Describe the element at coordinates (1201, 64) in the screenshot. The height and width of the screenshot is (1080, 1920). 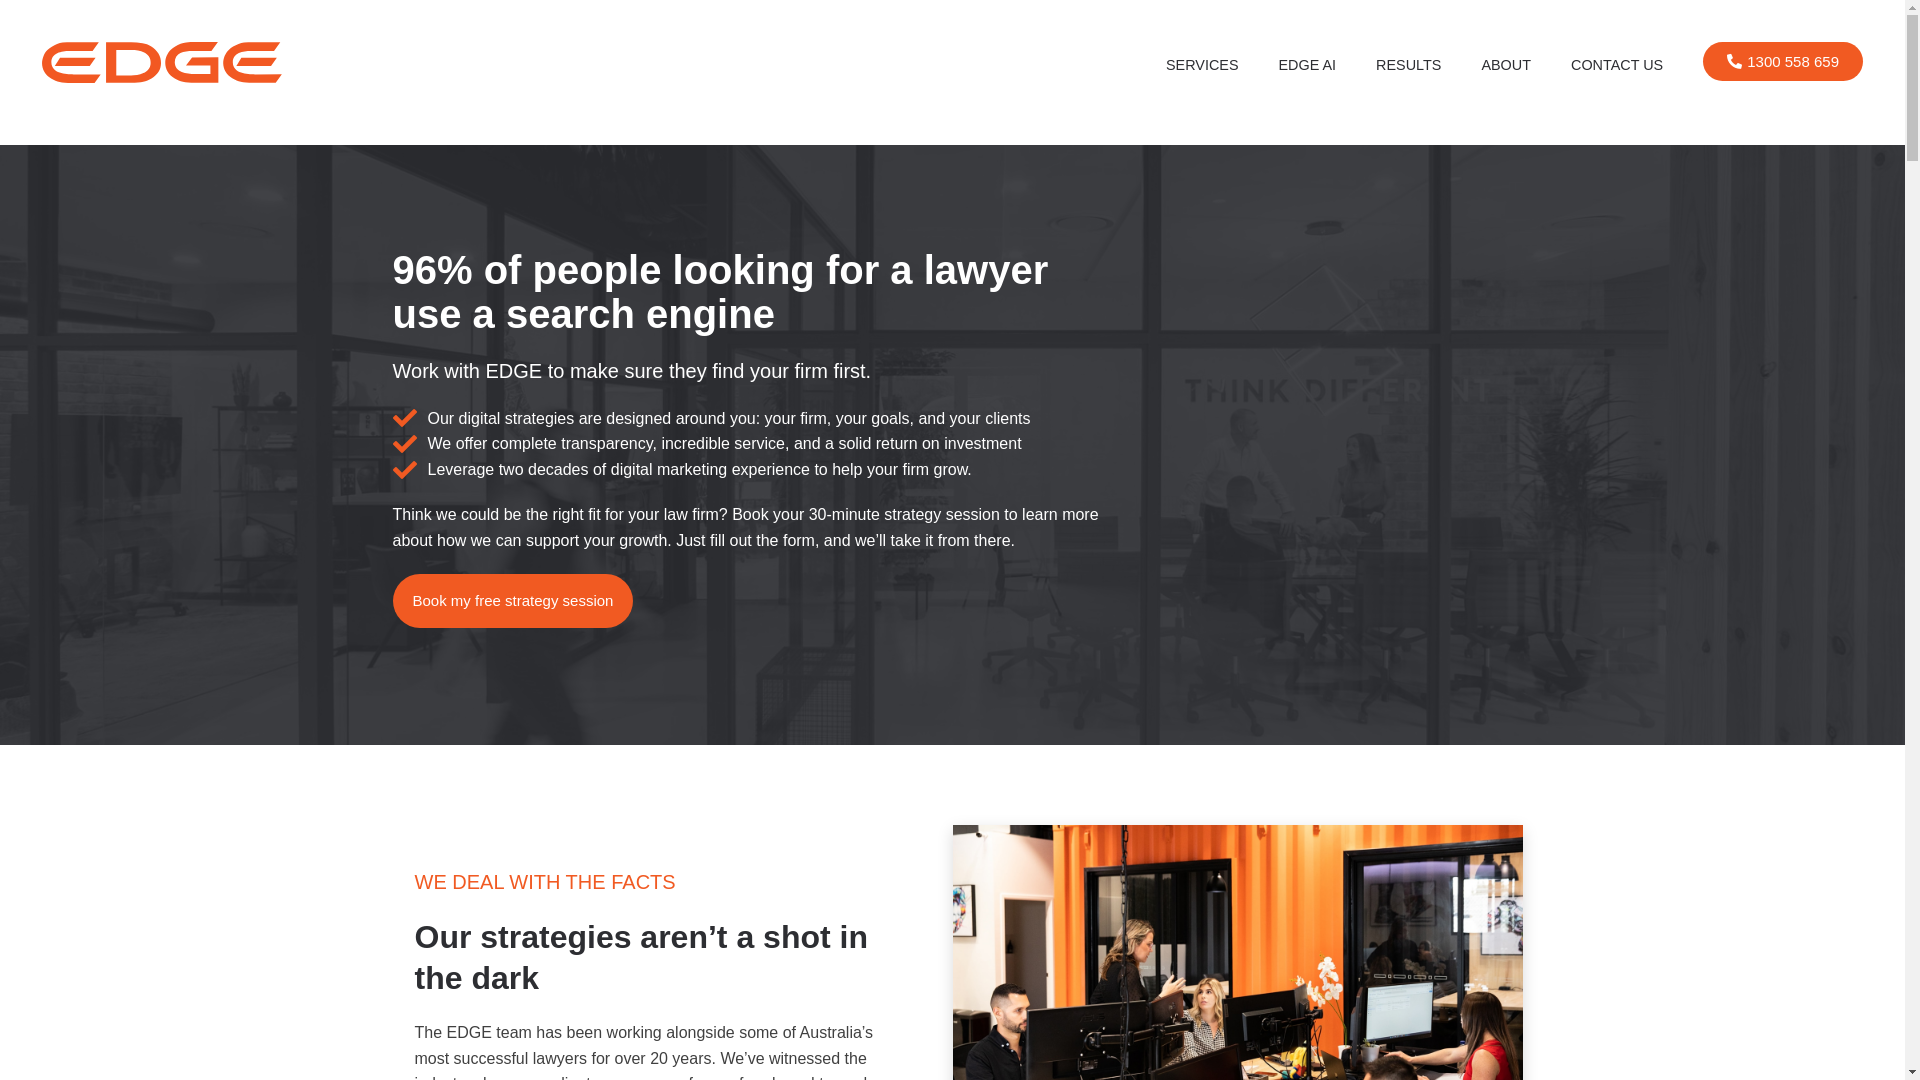
I see `'SERVICES'` at that location.